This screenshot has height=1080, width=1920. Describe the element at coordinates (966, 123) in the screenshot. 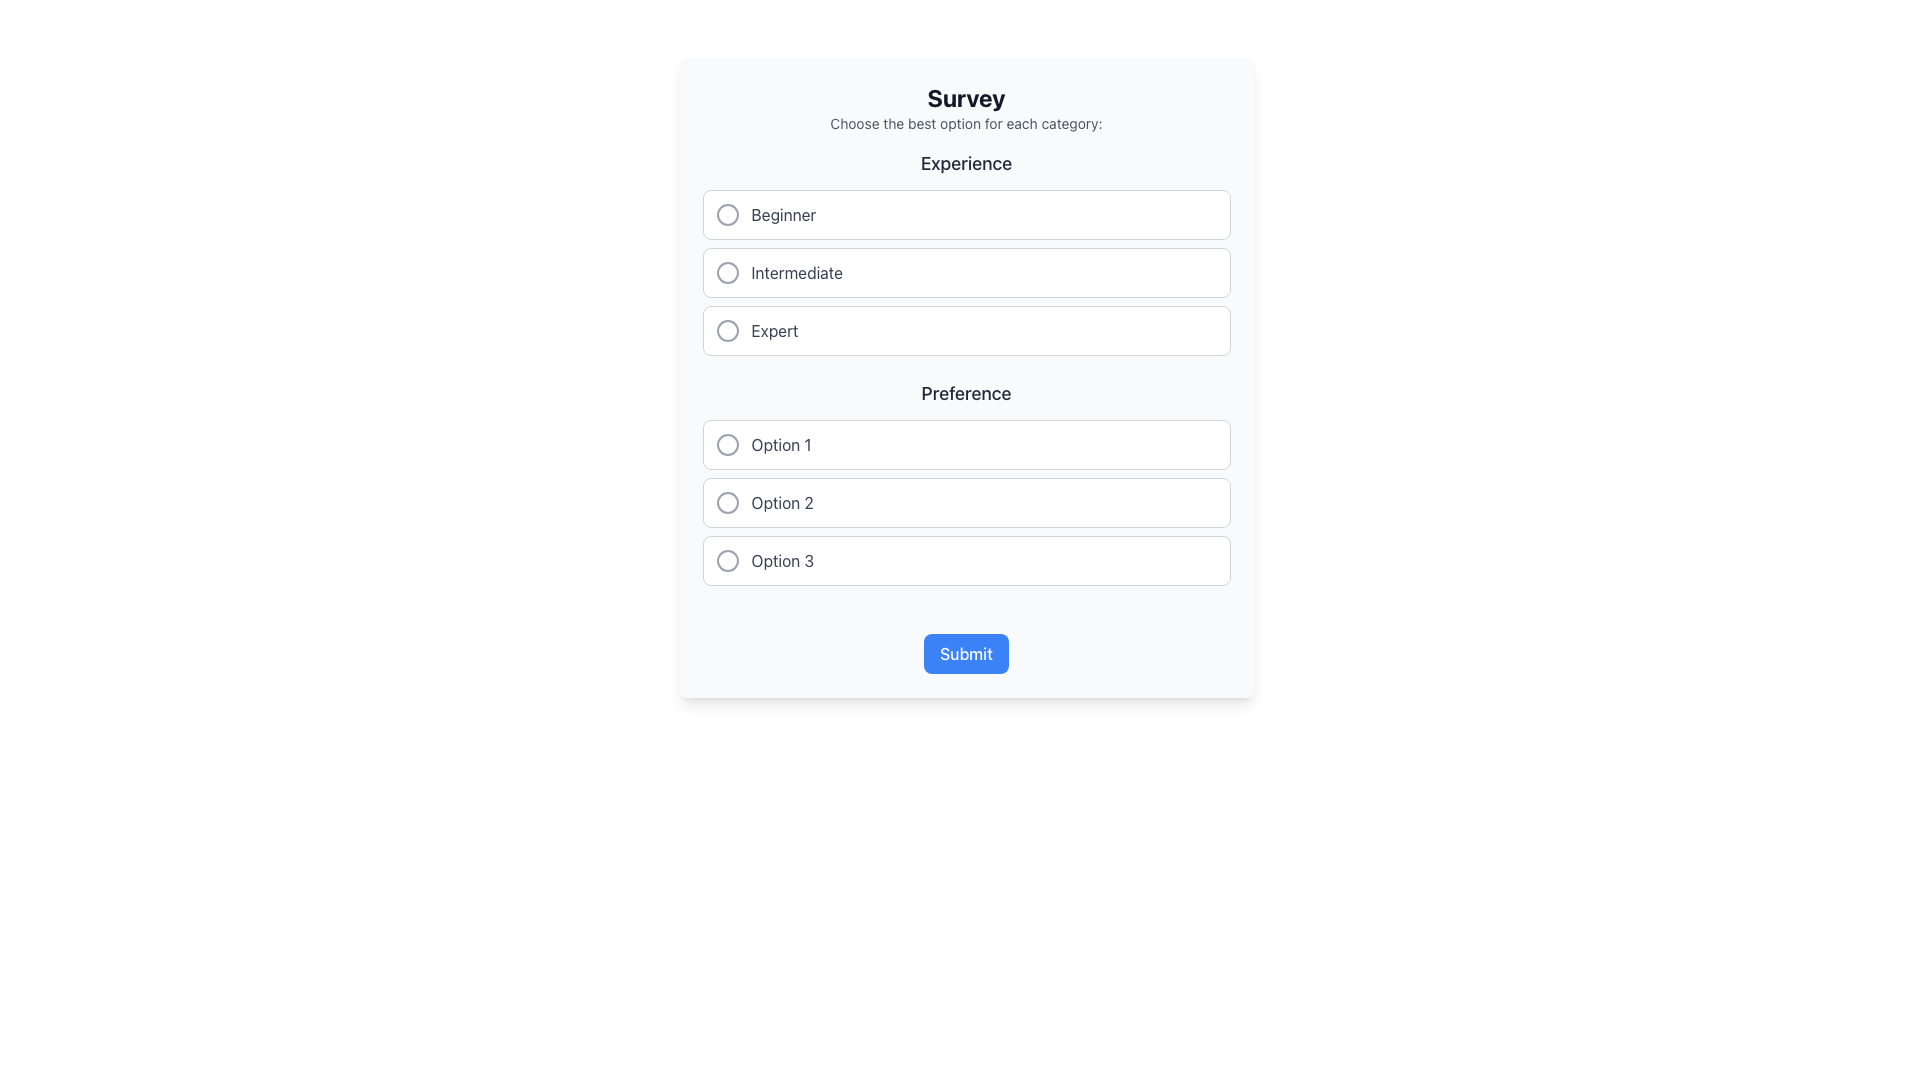

I see `the informative text that provides instructions for the user, positioned below the title 'Survey' and above the section labeled 'Experience'` at that location.